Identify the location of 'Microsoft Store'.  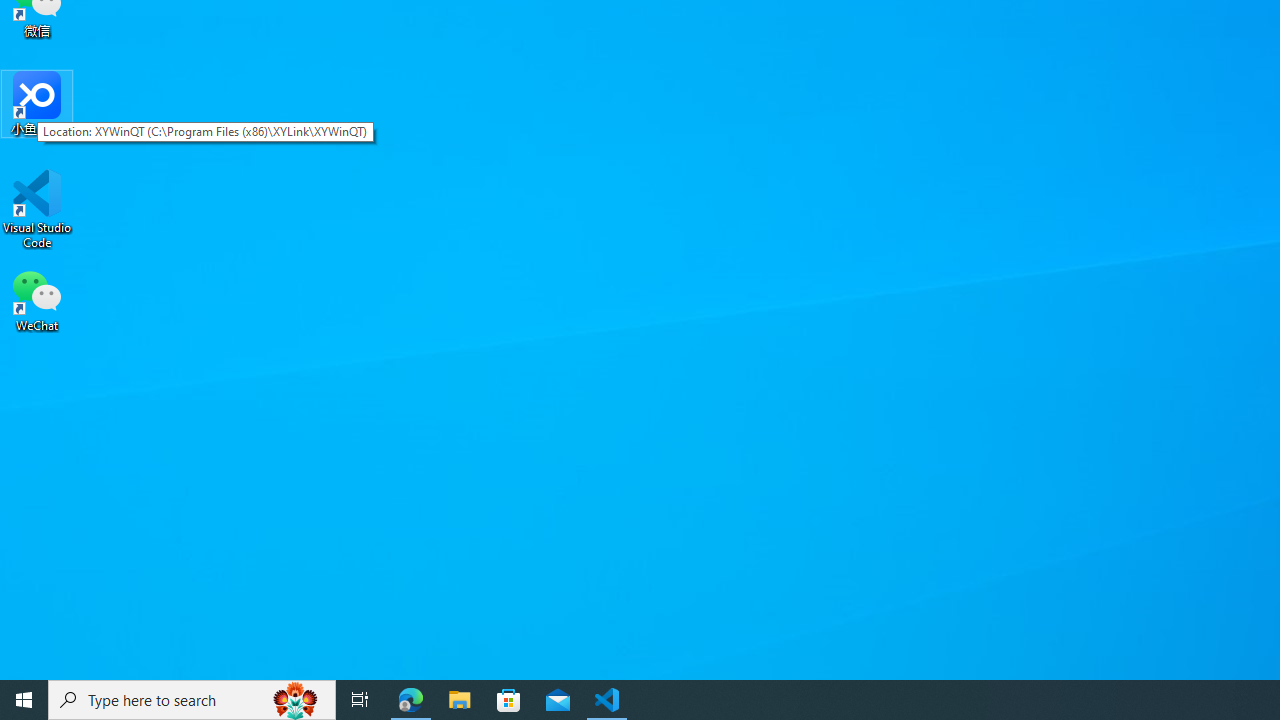
(509, 698).